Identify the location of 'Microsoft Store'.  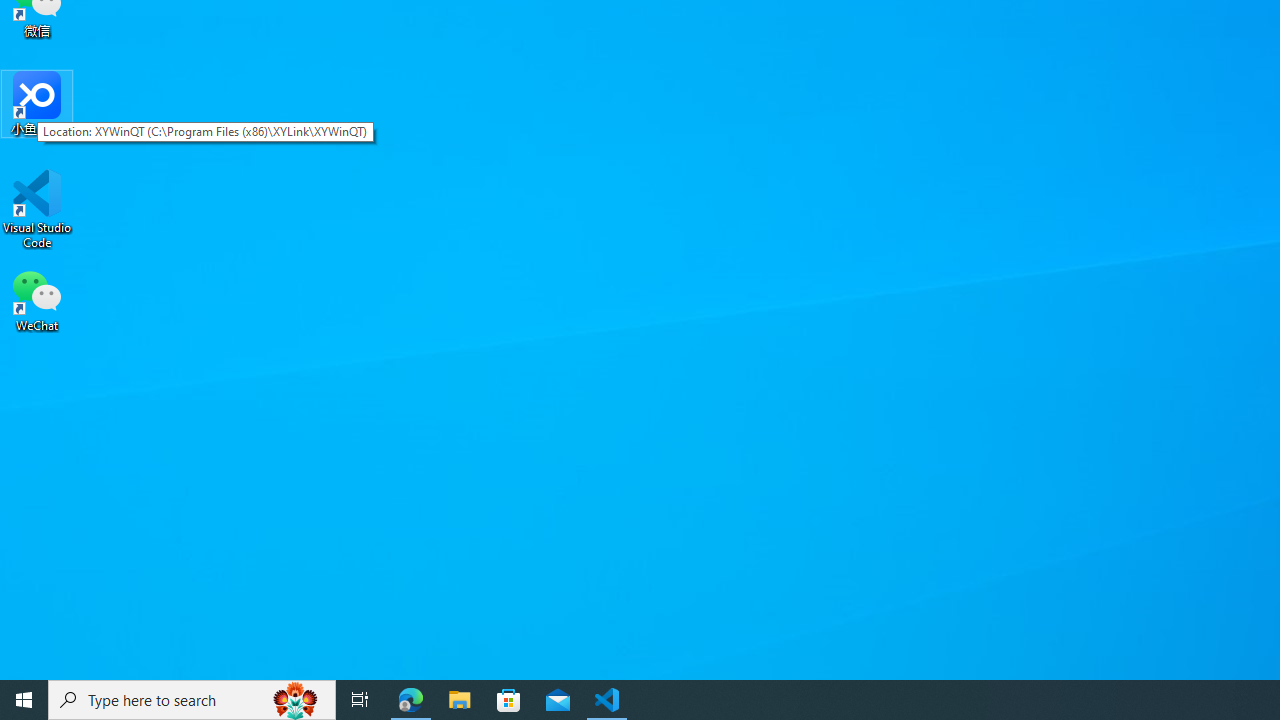
(509, 698).